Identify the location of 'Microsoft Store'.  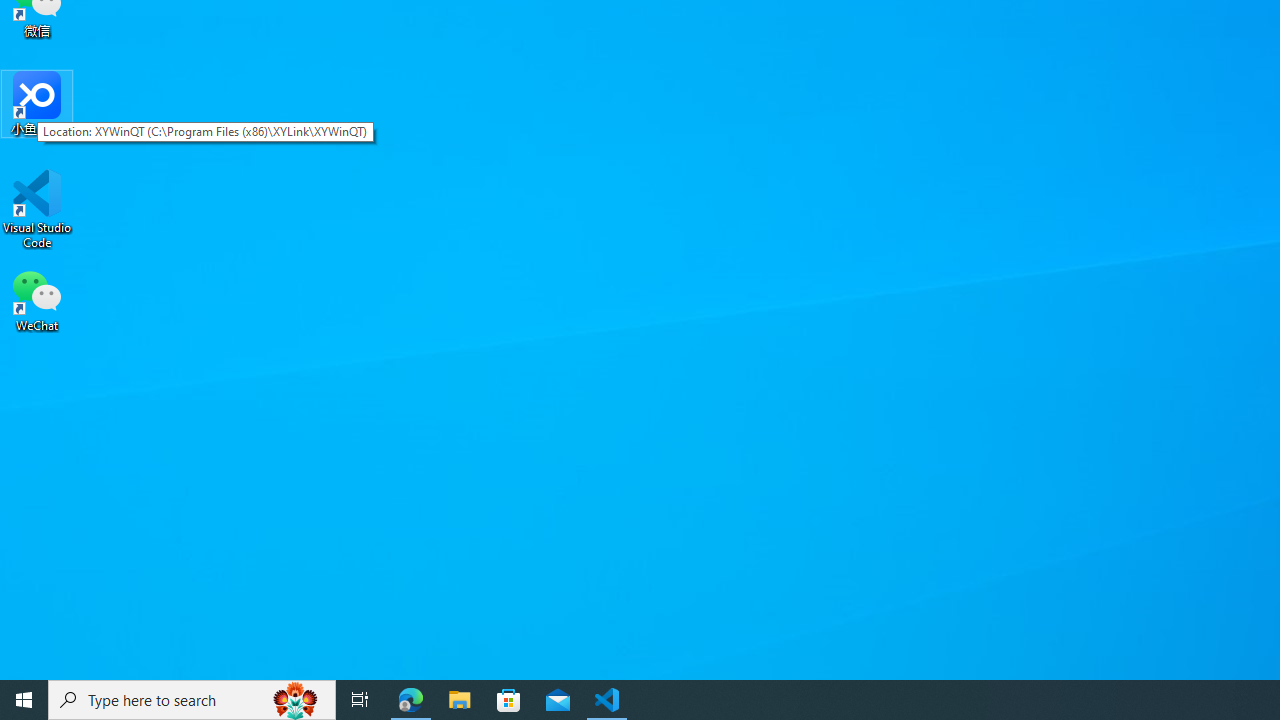
(509, 698).